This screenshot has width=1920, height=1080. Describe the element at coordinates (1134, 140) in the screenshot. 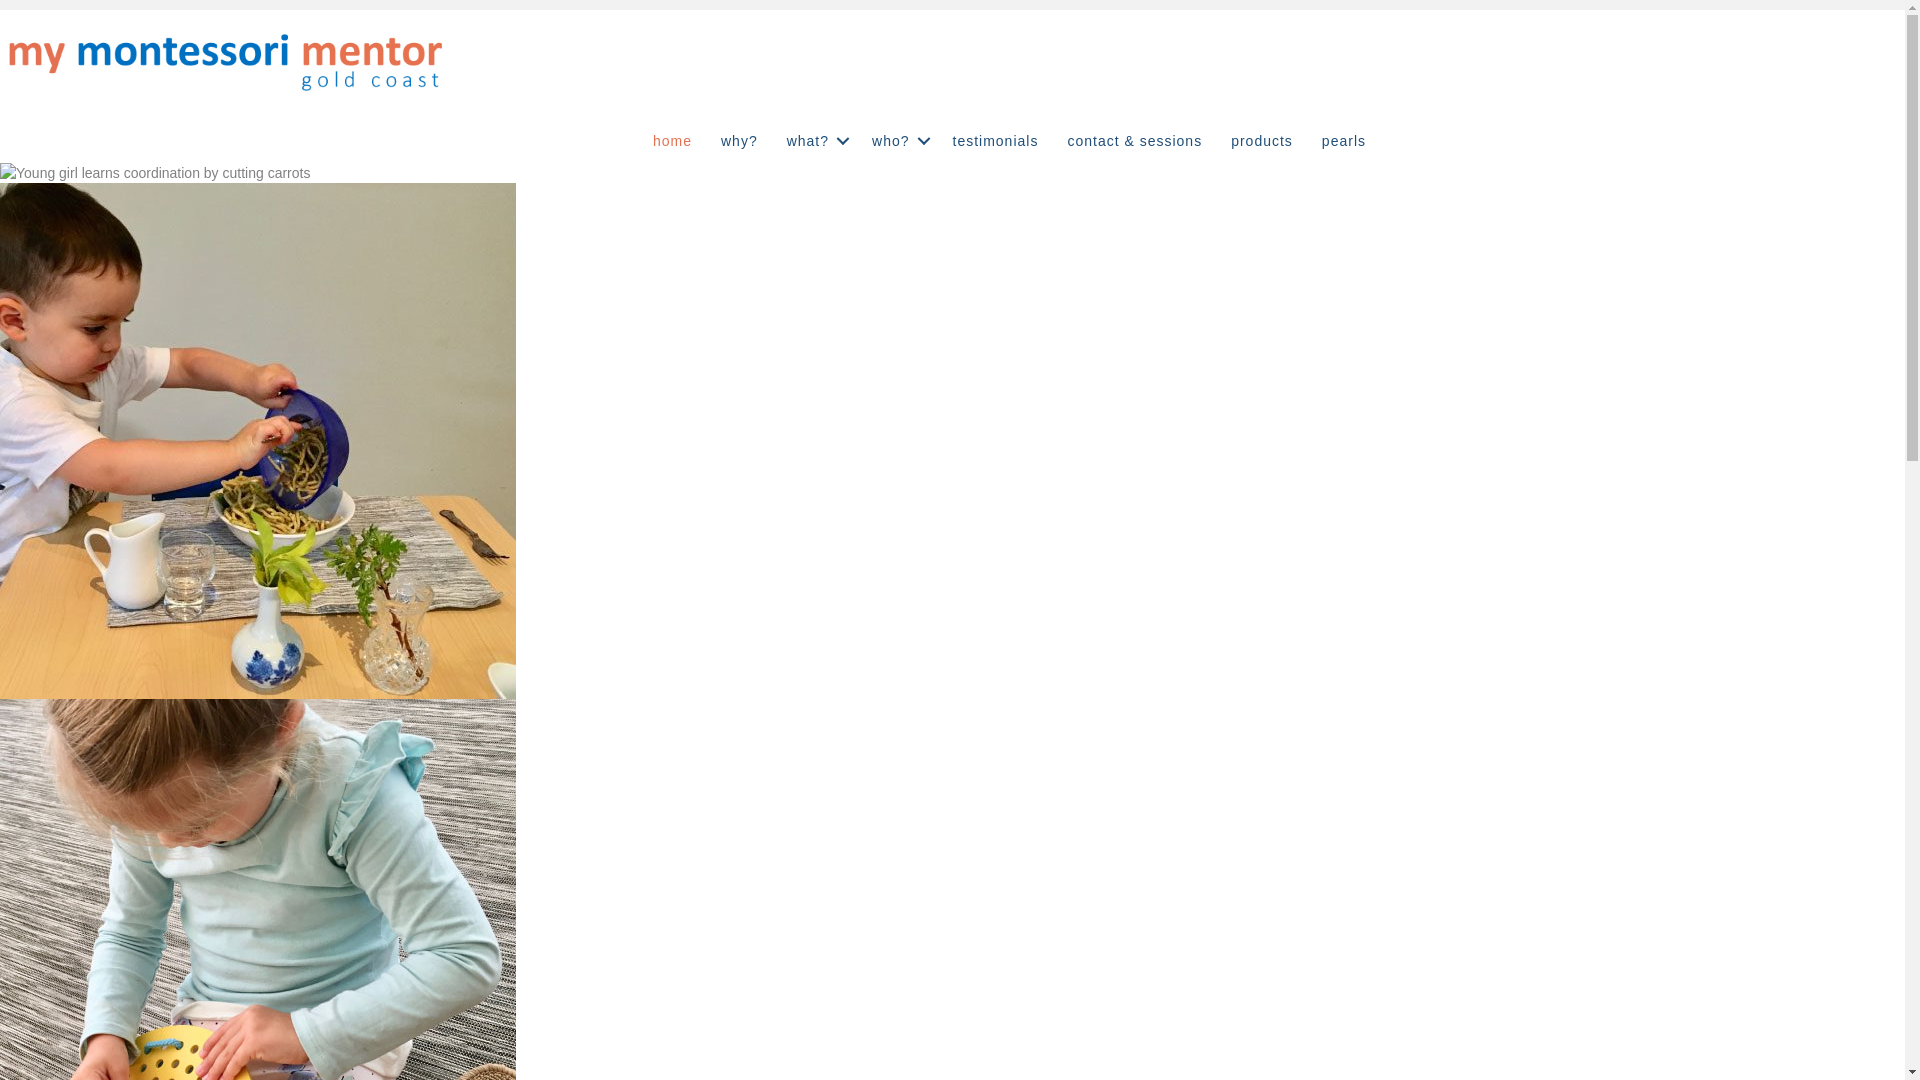

I see `'contact & sessions'` at that location.